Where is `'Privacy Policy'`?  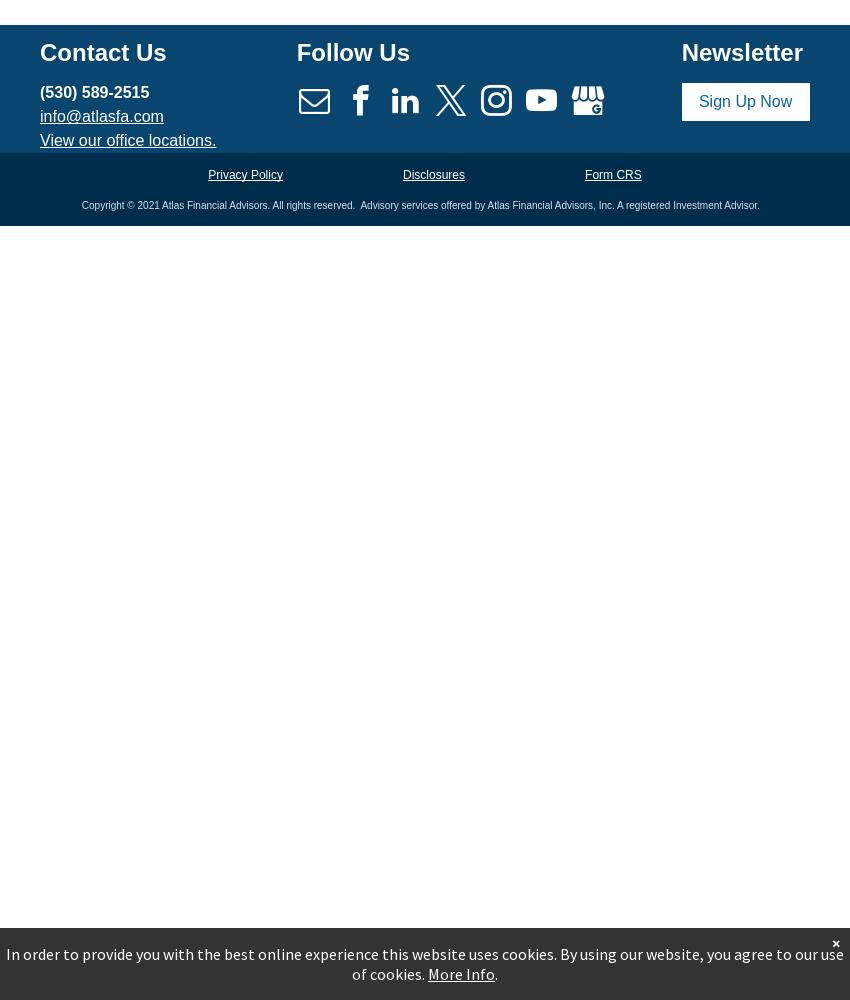
'Privacy Policy' is located at coordinates (244, 174).